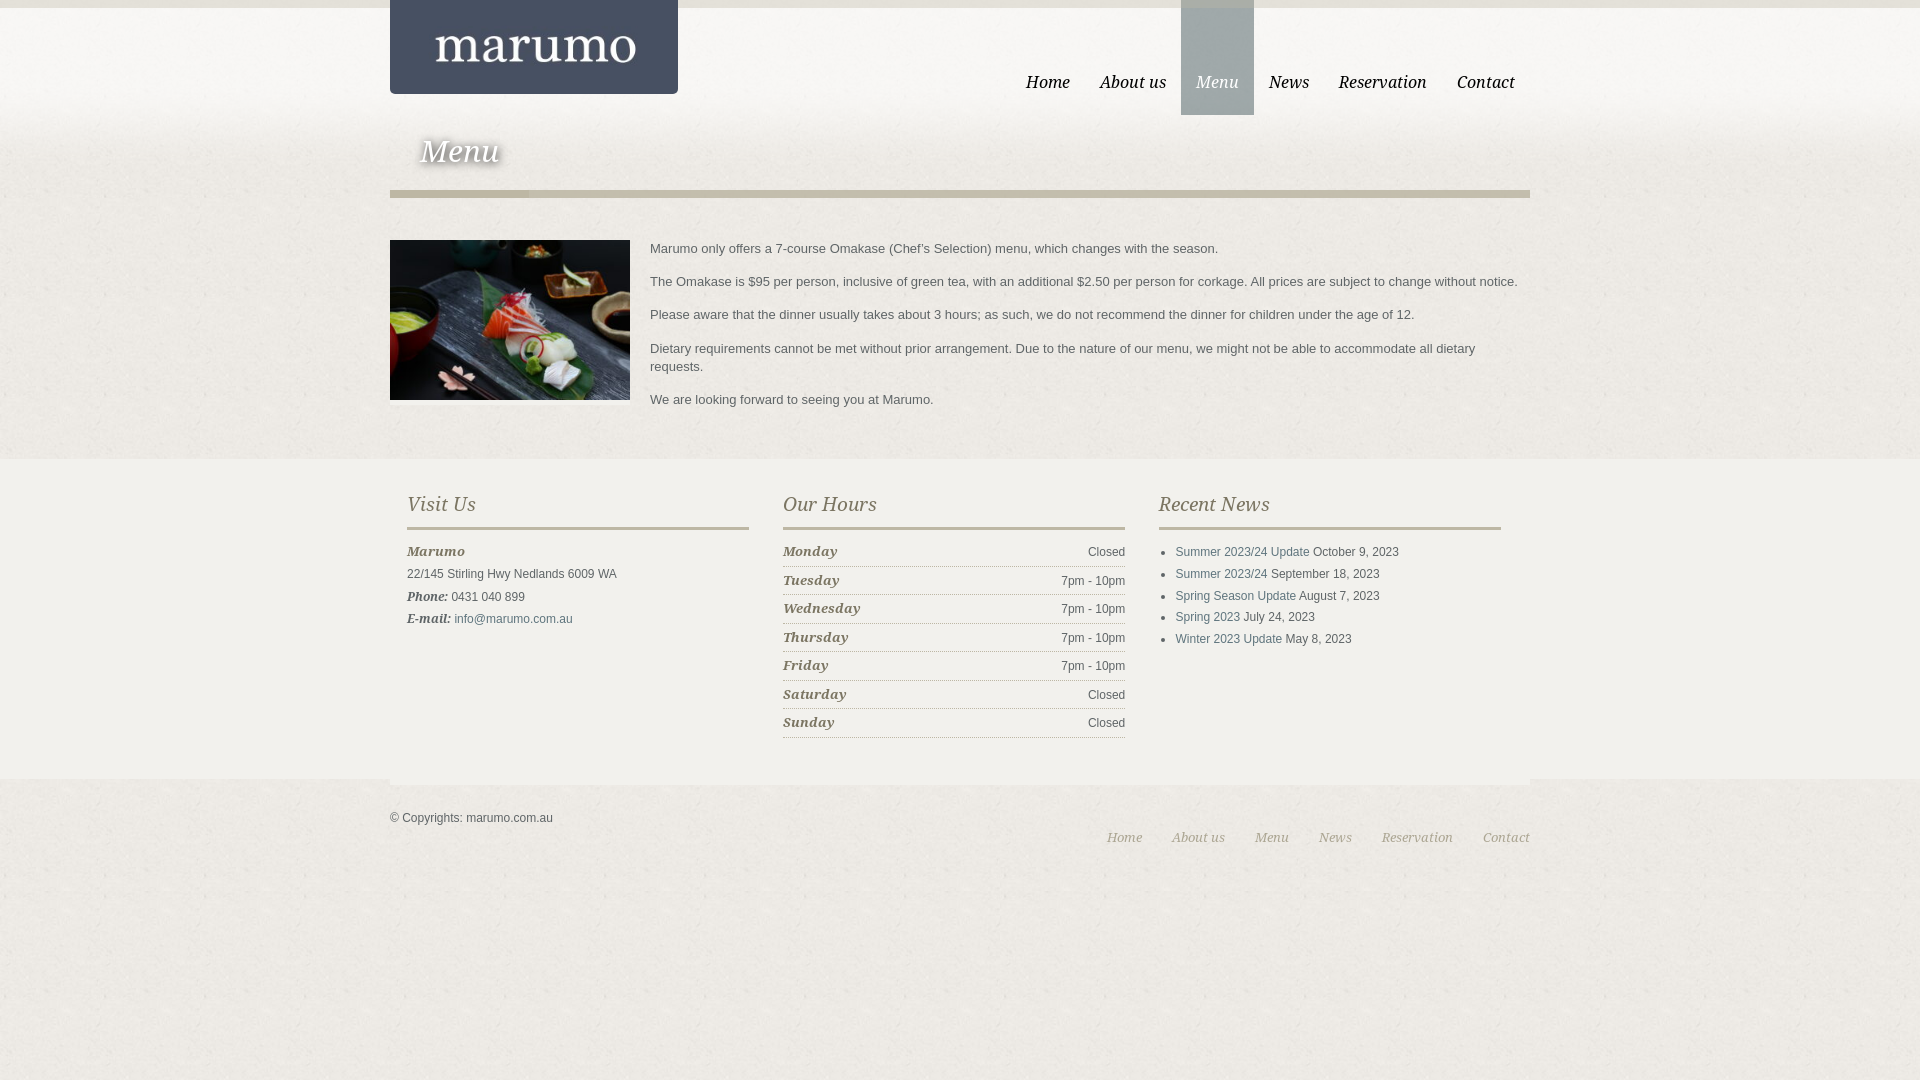 This screenshot has width=1920, height=1080. Describe the element at coordinates (1180, 56) in the screenshot. I see `'Menu'` at that location.